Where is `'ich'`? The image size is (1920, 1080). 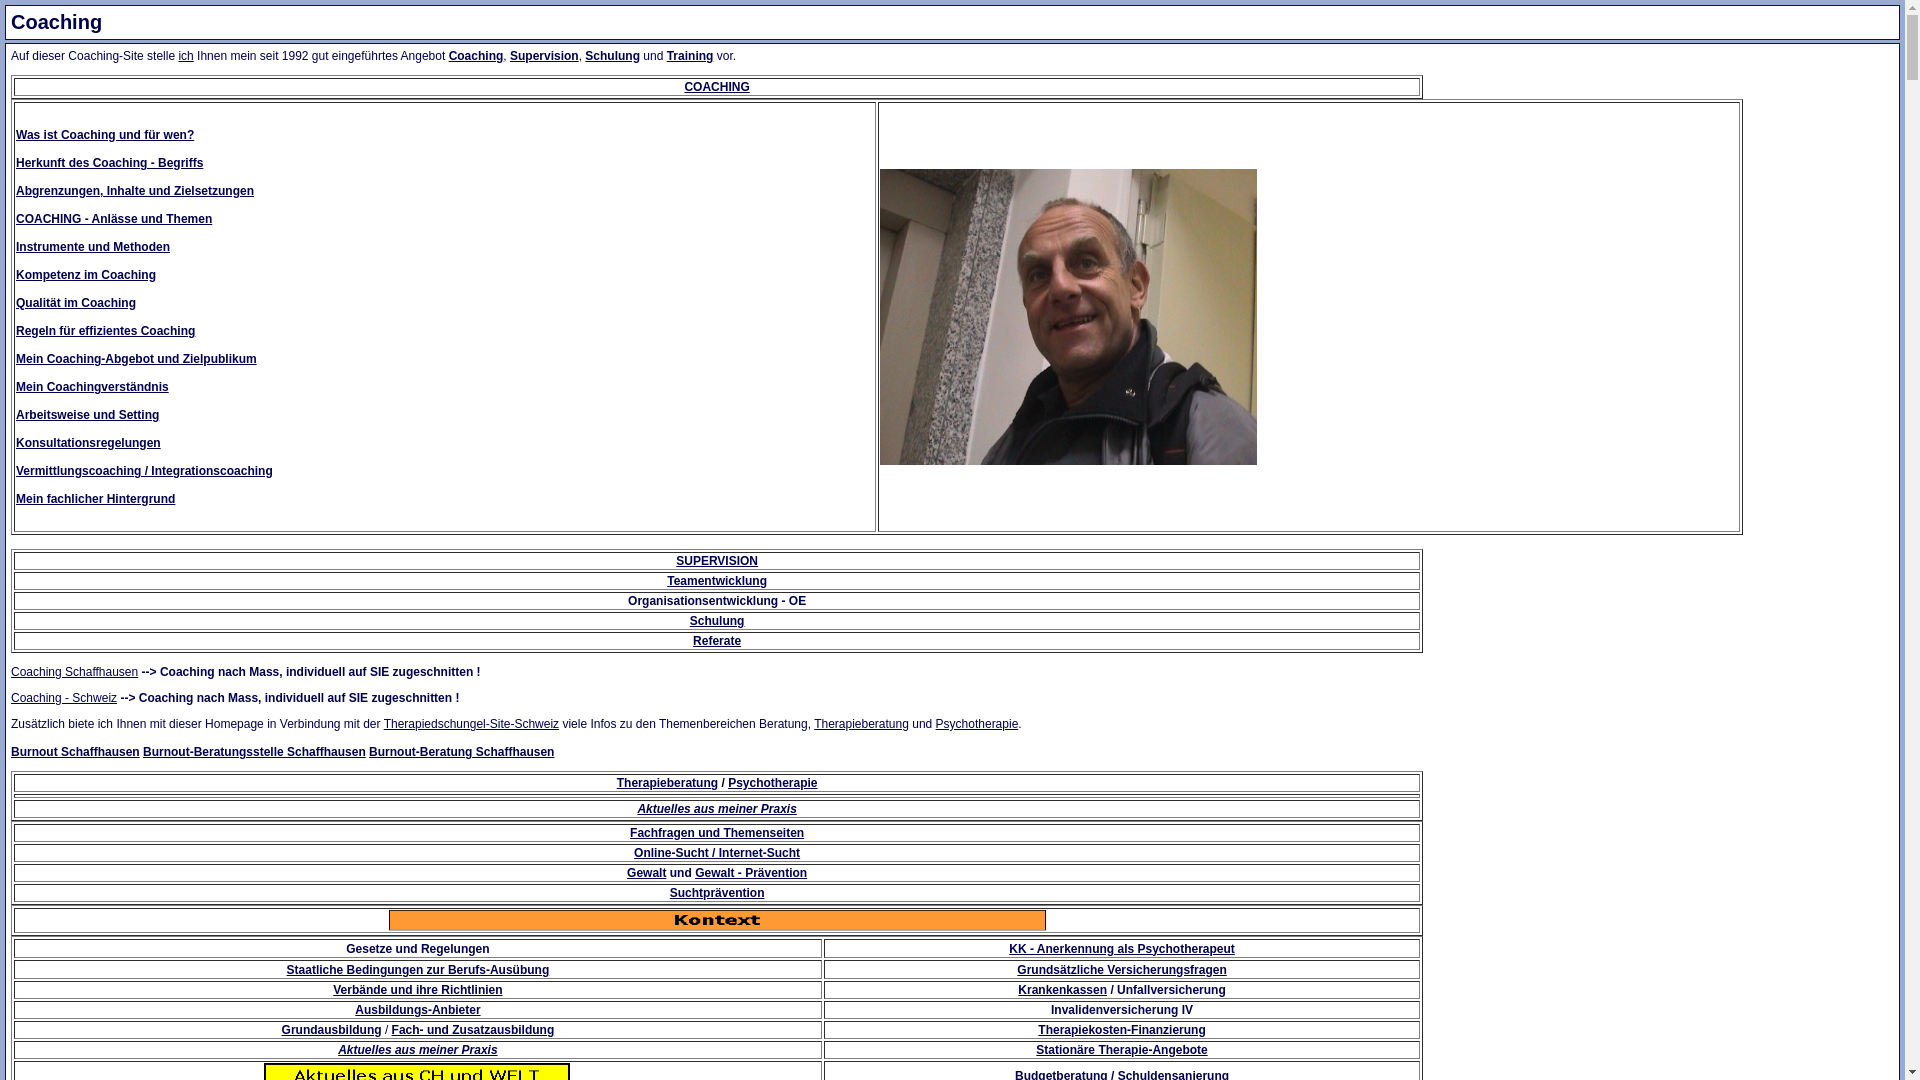 'ich' is located at coordinates (177, 55).